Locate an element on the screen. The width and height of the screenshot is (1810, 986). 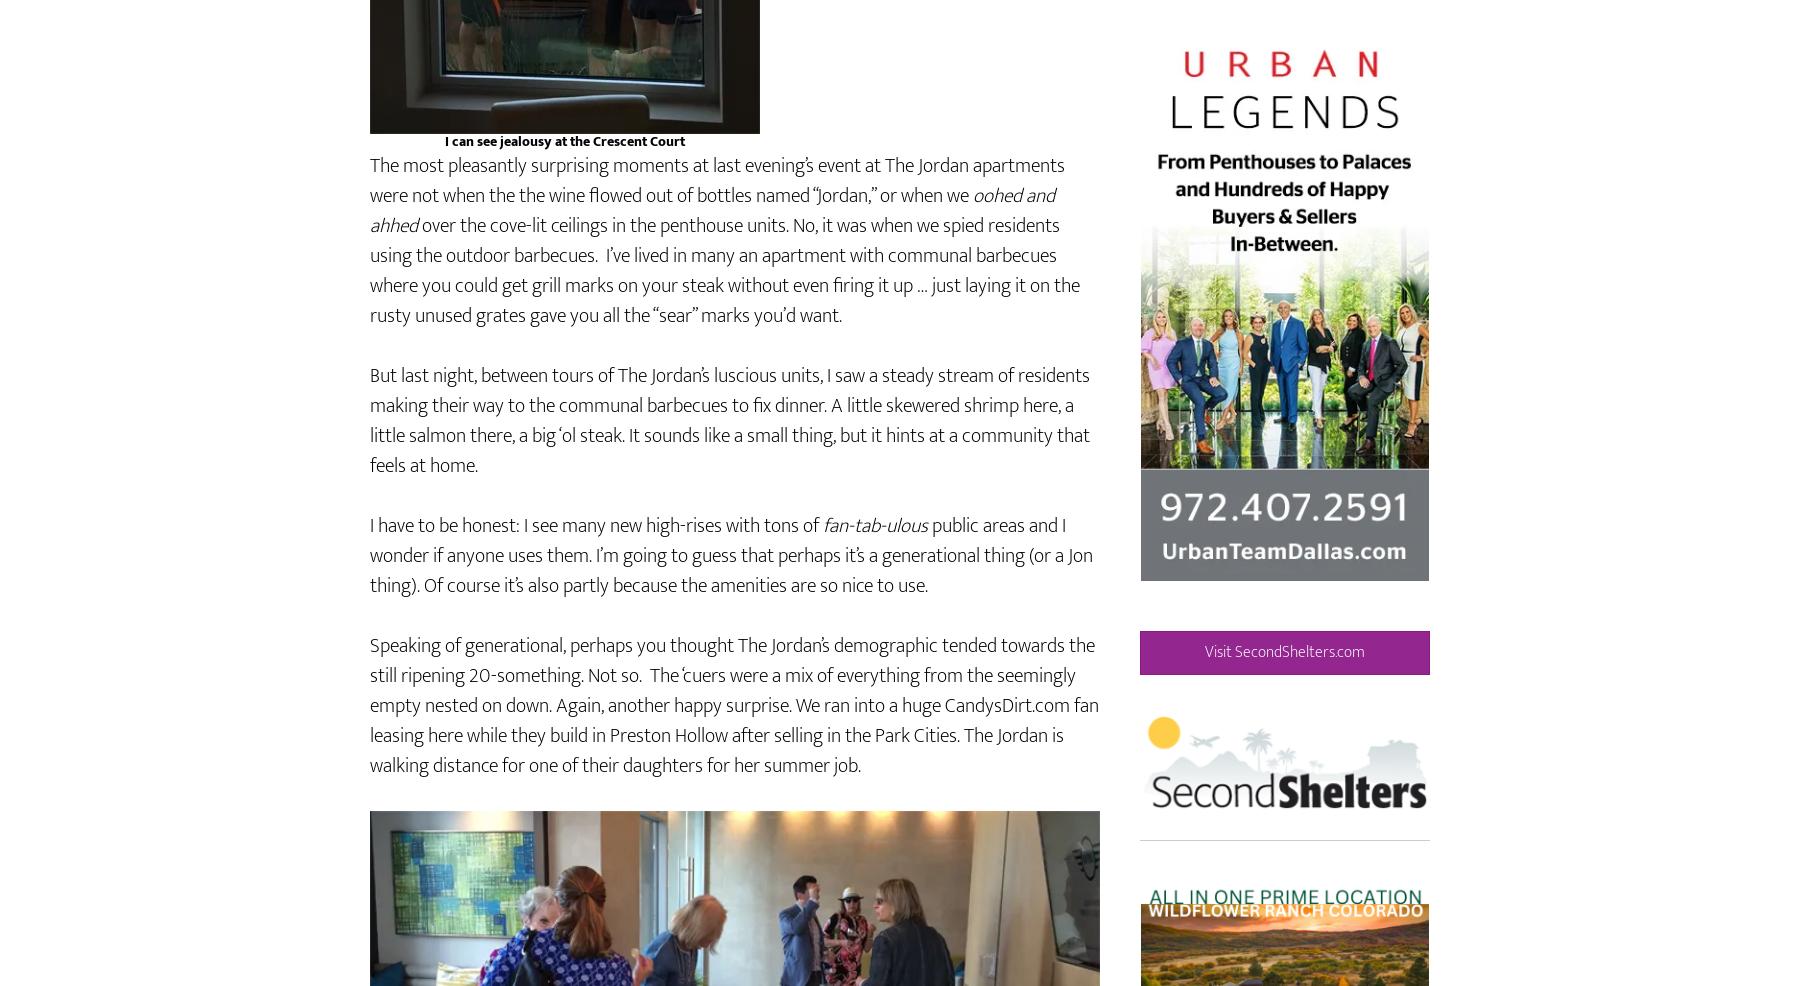
'public areas and I wonder if anyone uses them. I’m going to guess that perhaps it’s a generational thing (or a Jon thing). Of course it’s also partly because the amenities are so nice to use.' is located at coordinates (731, 613).